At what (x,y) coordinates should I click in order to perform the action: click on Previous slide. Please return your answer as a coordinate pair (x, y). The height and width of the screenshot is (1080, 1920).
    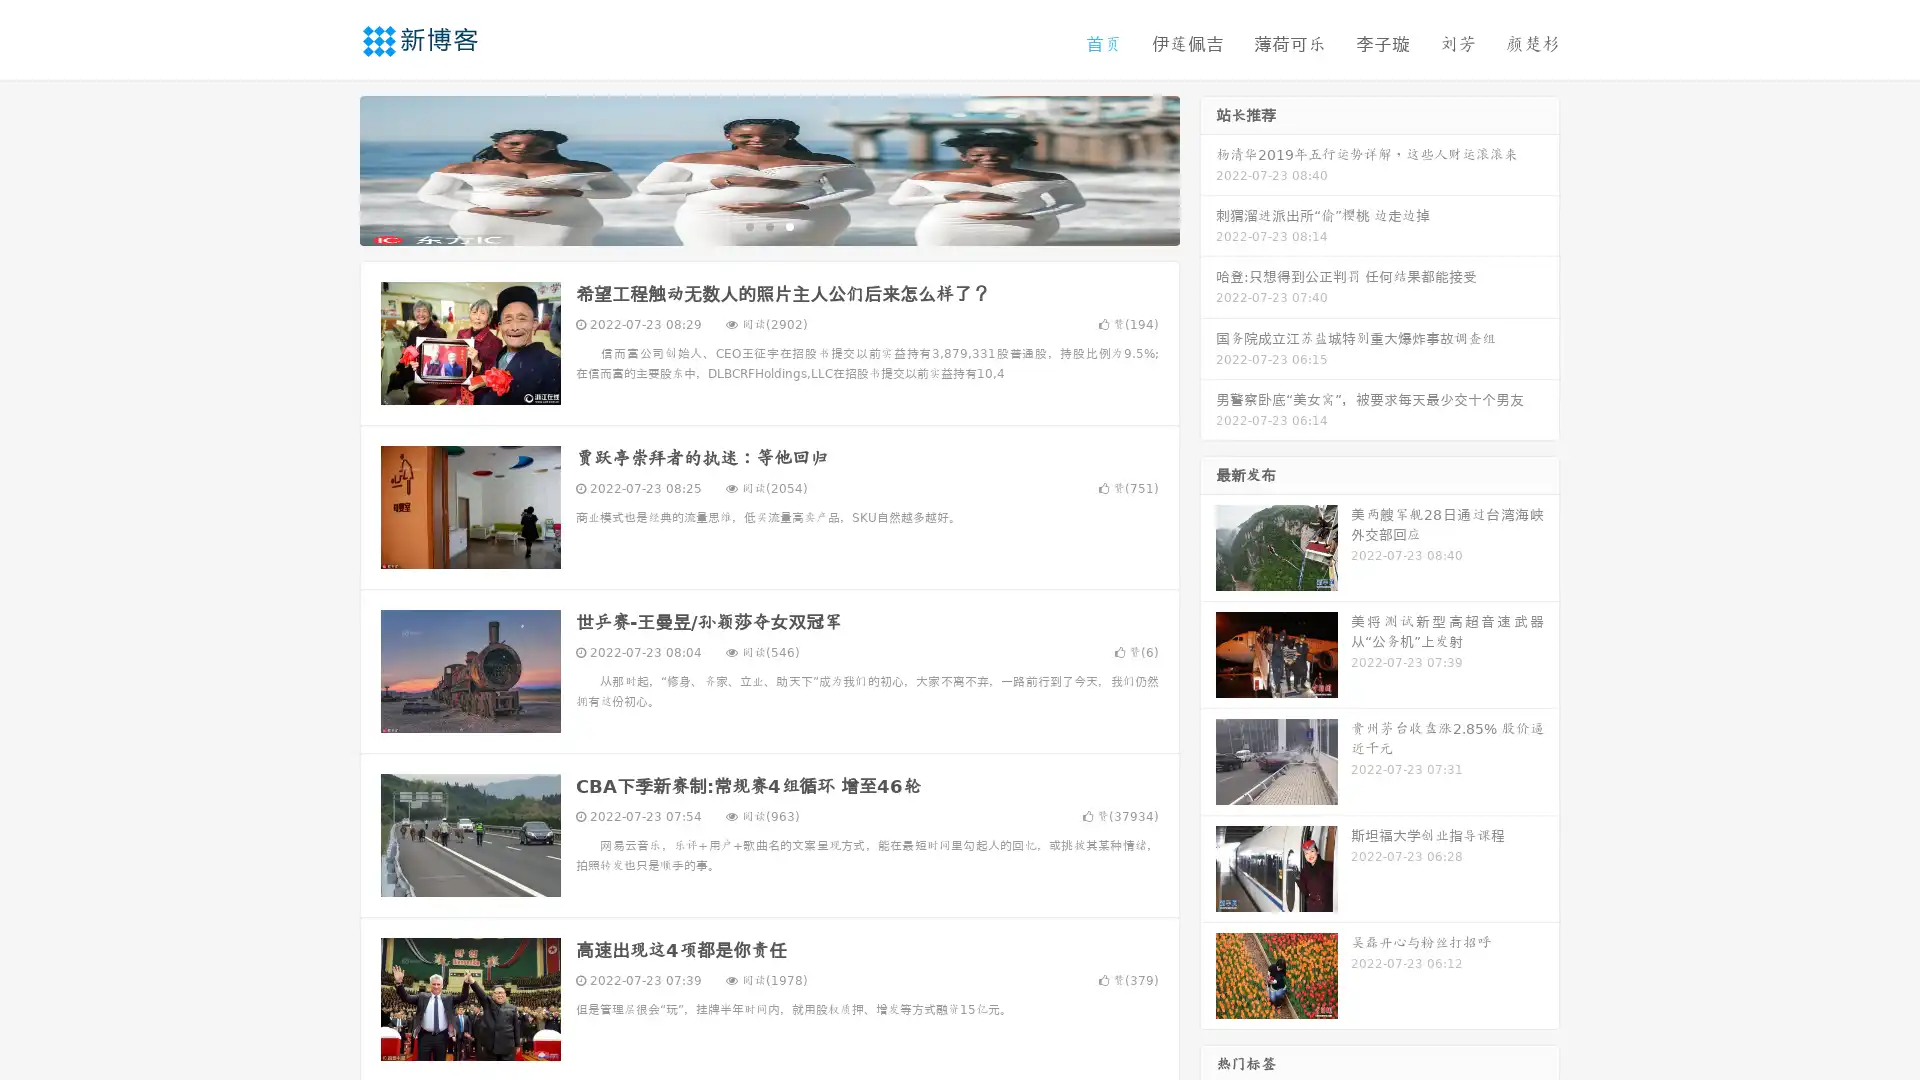
    Looking at the image, I should click on (330, 168).